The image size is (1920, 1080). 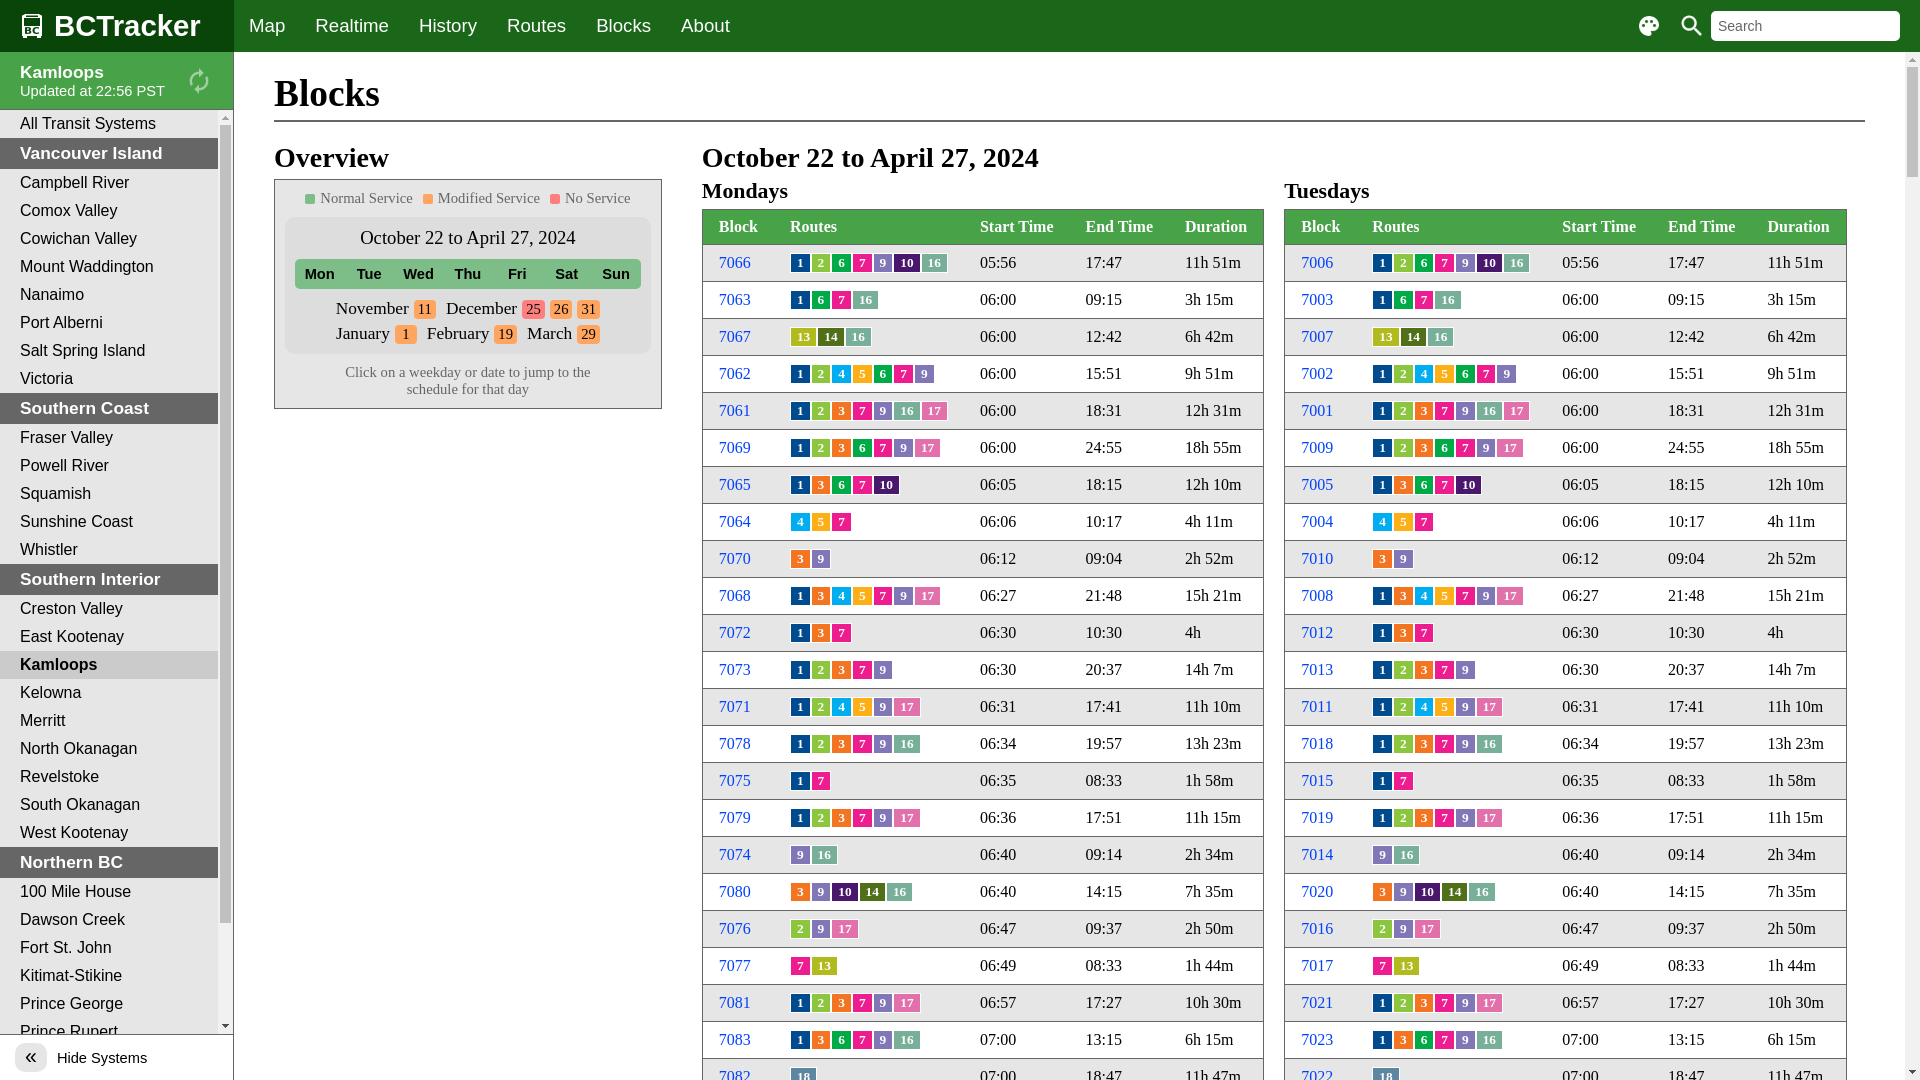 What do you see at coordinates (1486, 446) in the screenshot?
I see `'9'` at bounding box center [1486, 446].